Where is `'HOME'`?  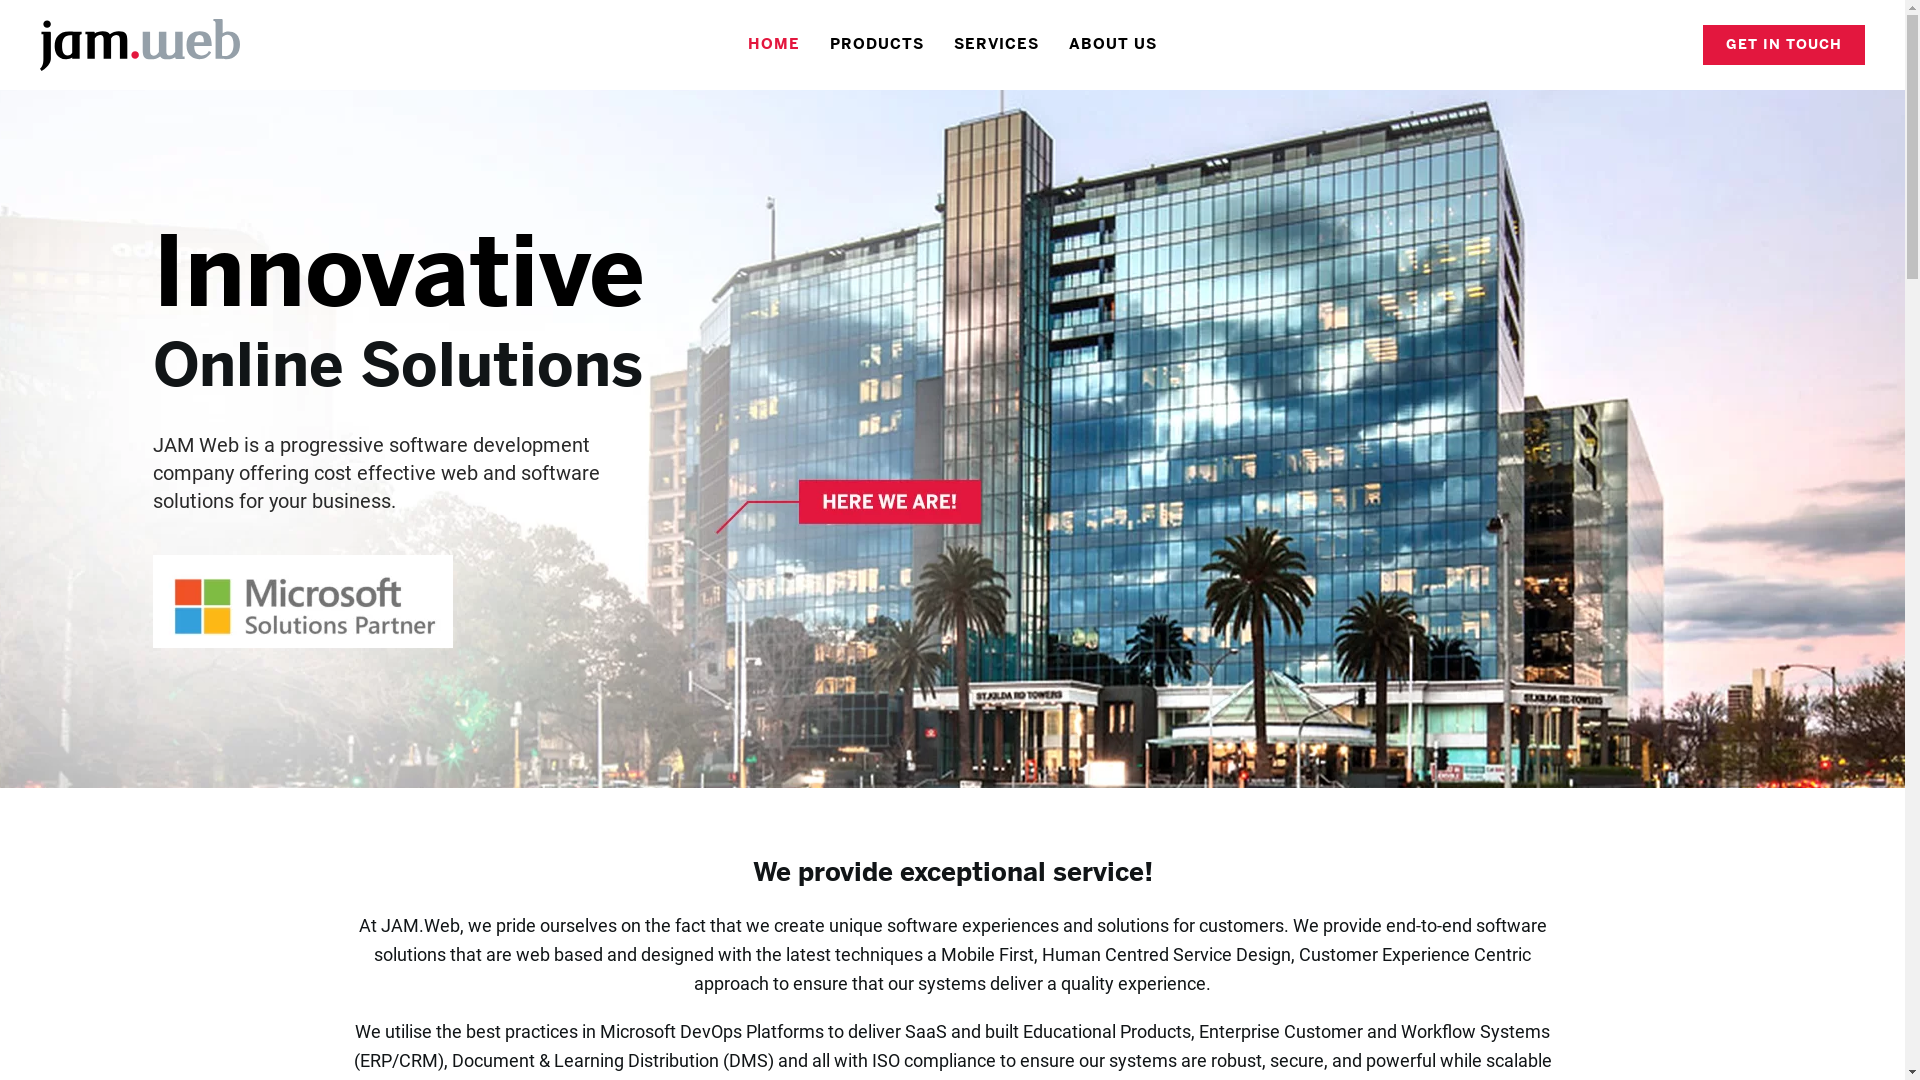
'HOME' is located at coordinates (732, 45).